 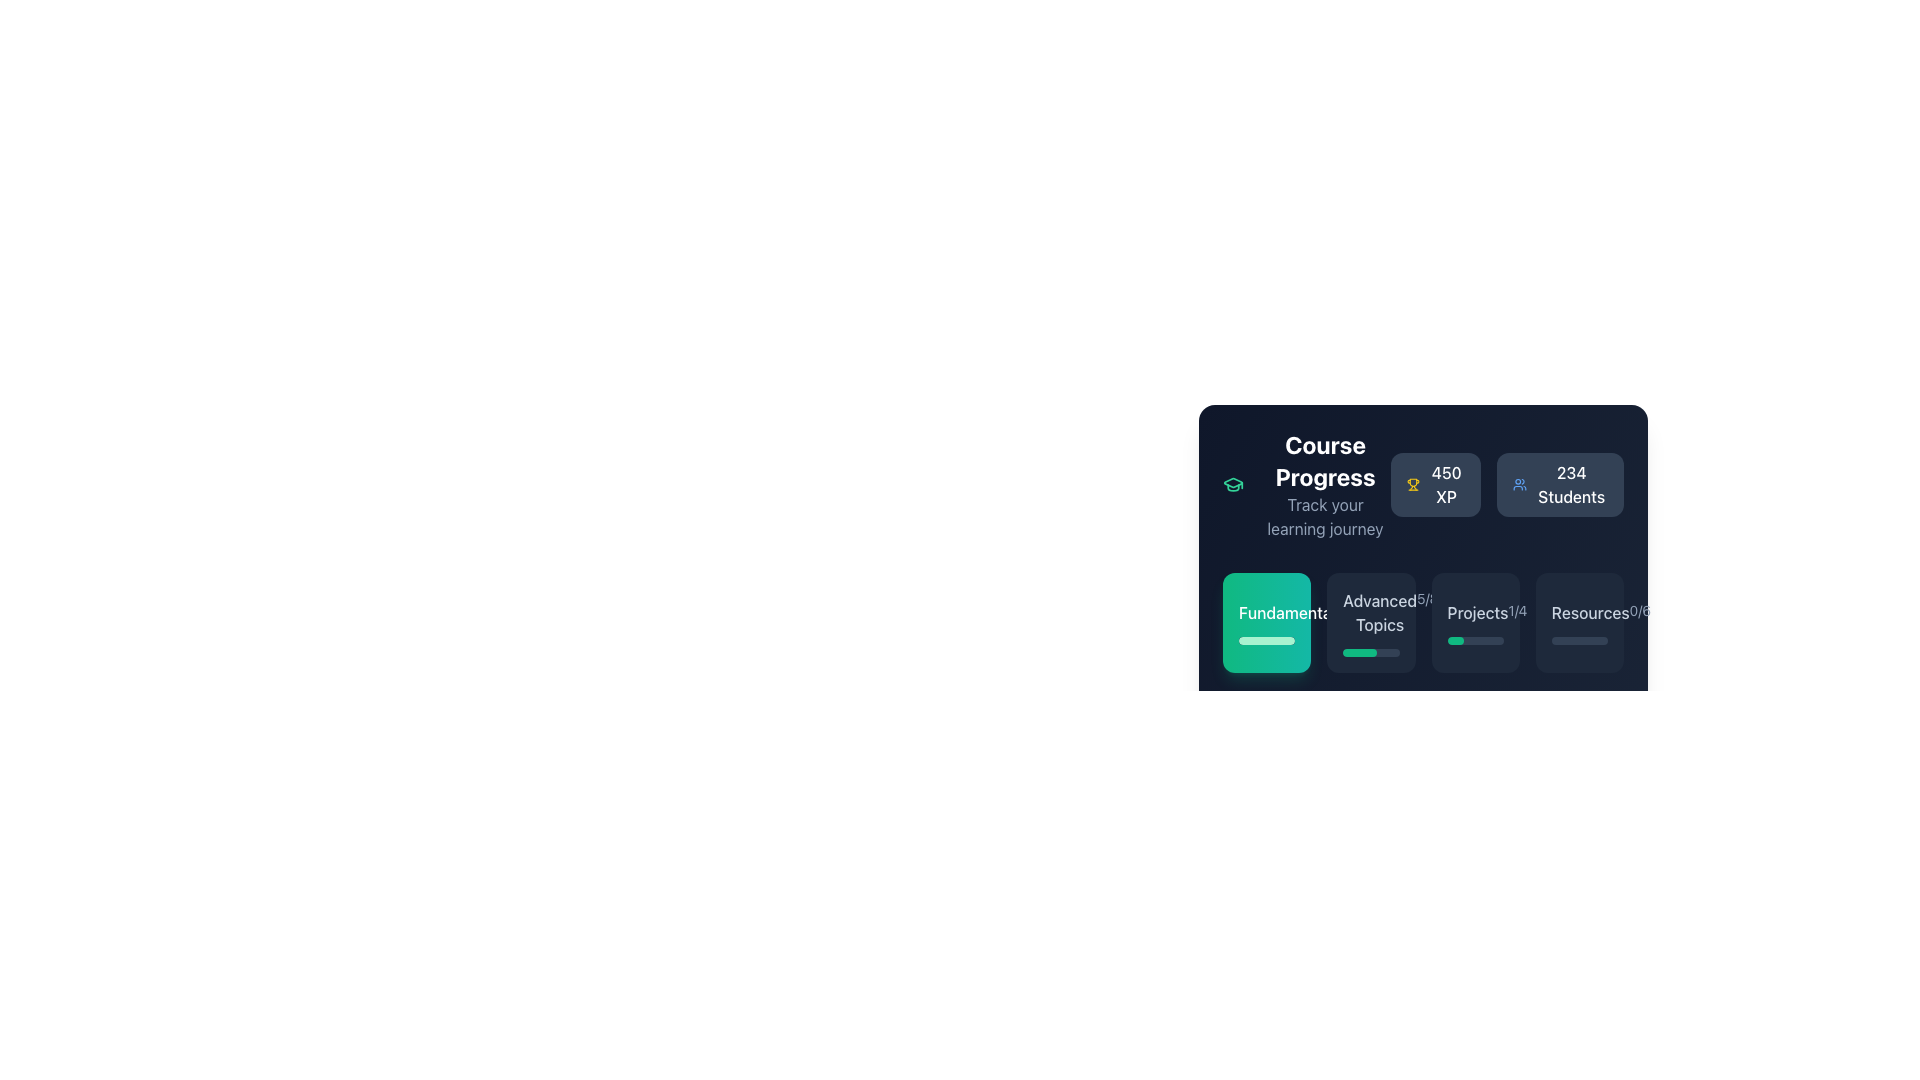 What do you see at coordinates (1434, 485) in the screenshot?
I see `the informational display card that shows the user's accumulated experience points (XP) located in the upper-right section of the layout, adjacent to the 'Course Progress' title` at bounding box center [1434, 485].